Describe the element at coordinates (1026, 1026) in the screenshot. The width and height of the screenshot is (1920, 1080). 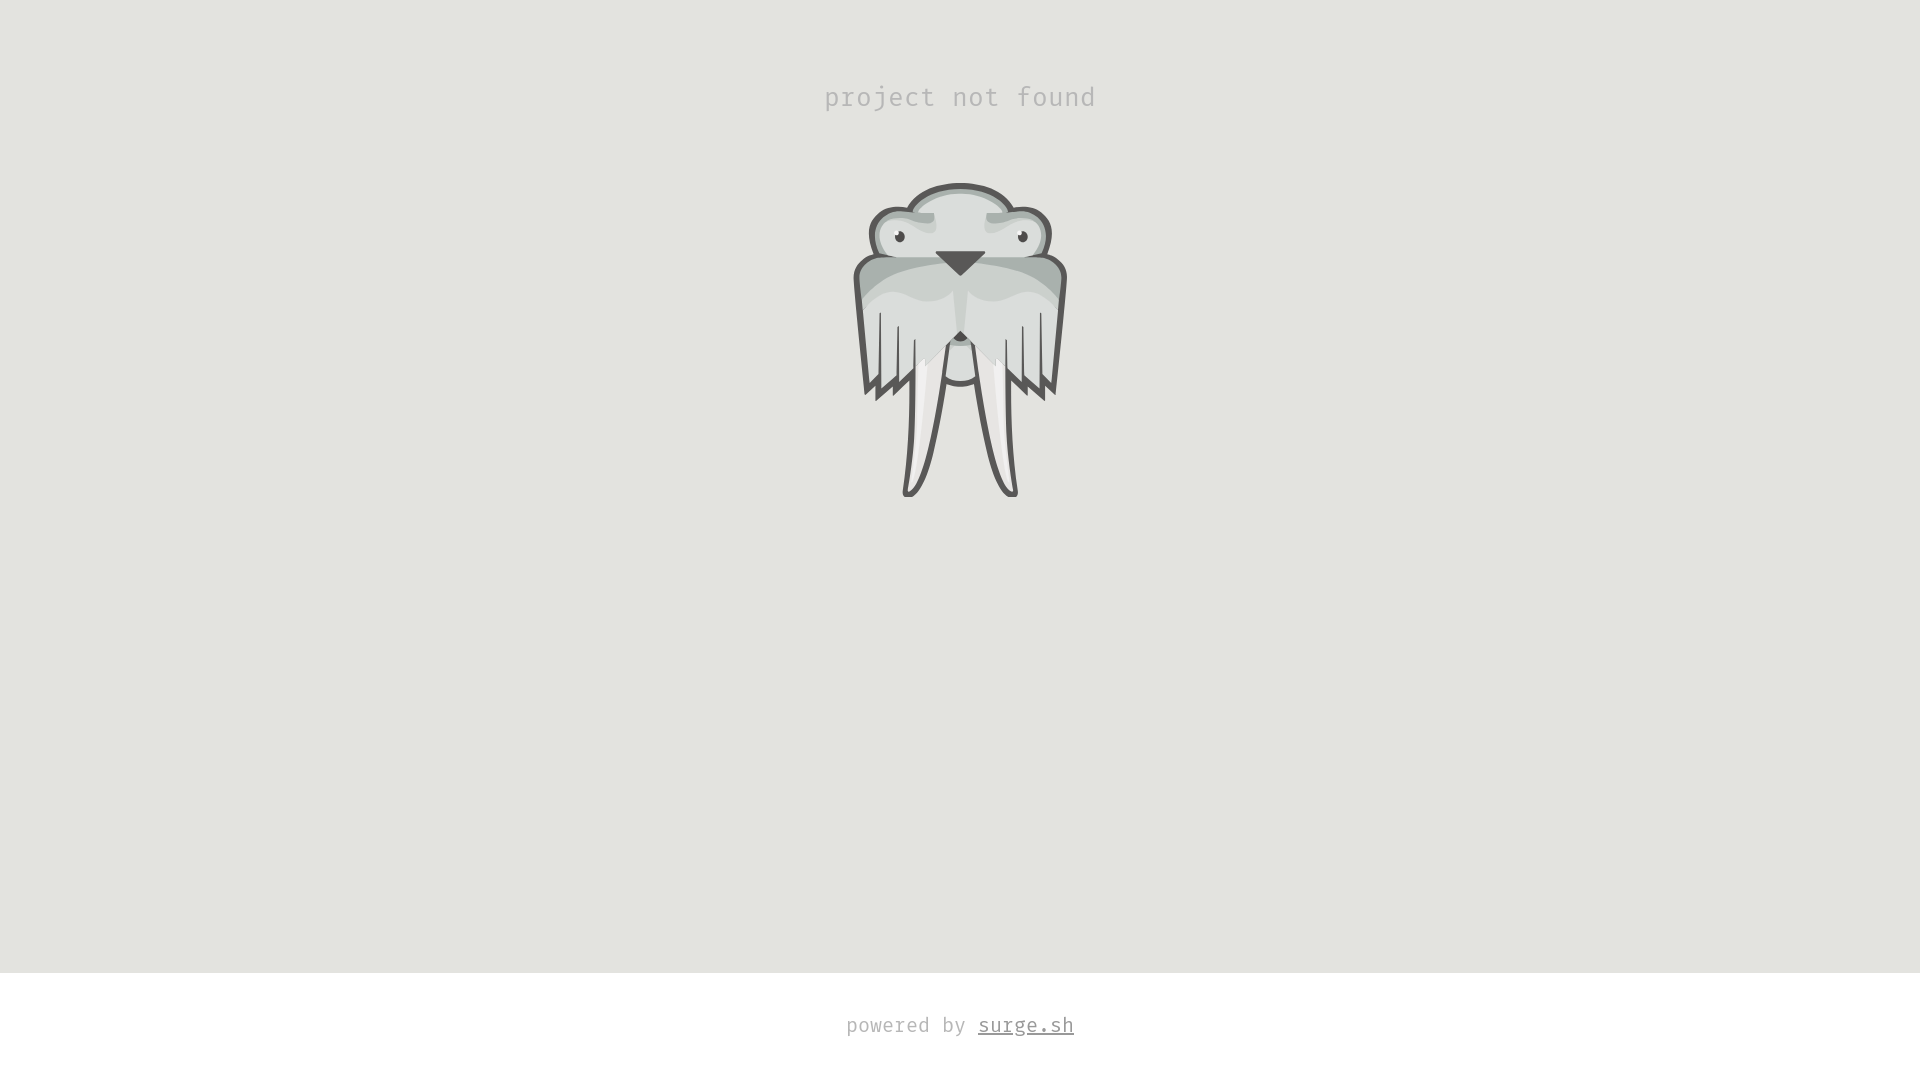
I see `'surge.sh'` at that location.